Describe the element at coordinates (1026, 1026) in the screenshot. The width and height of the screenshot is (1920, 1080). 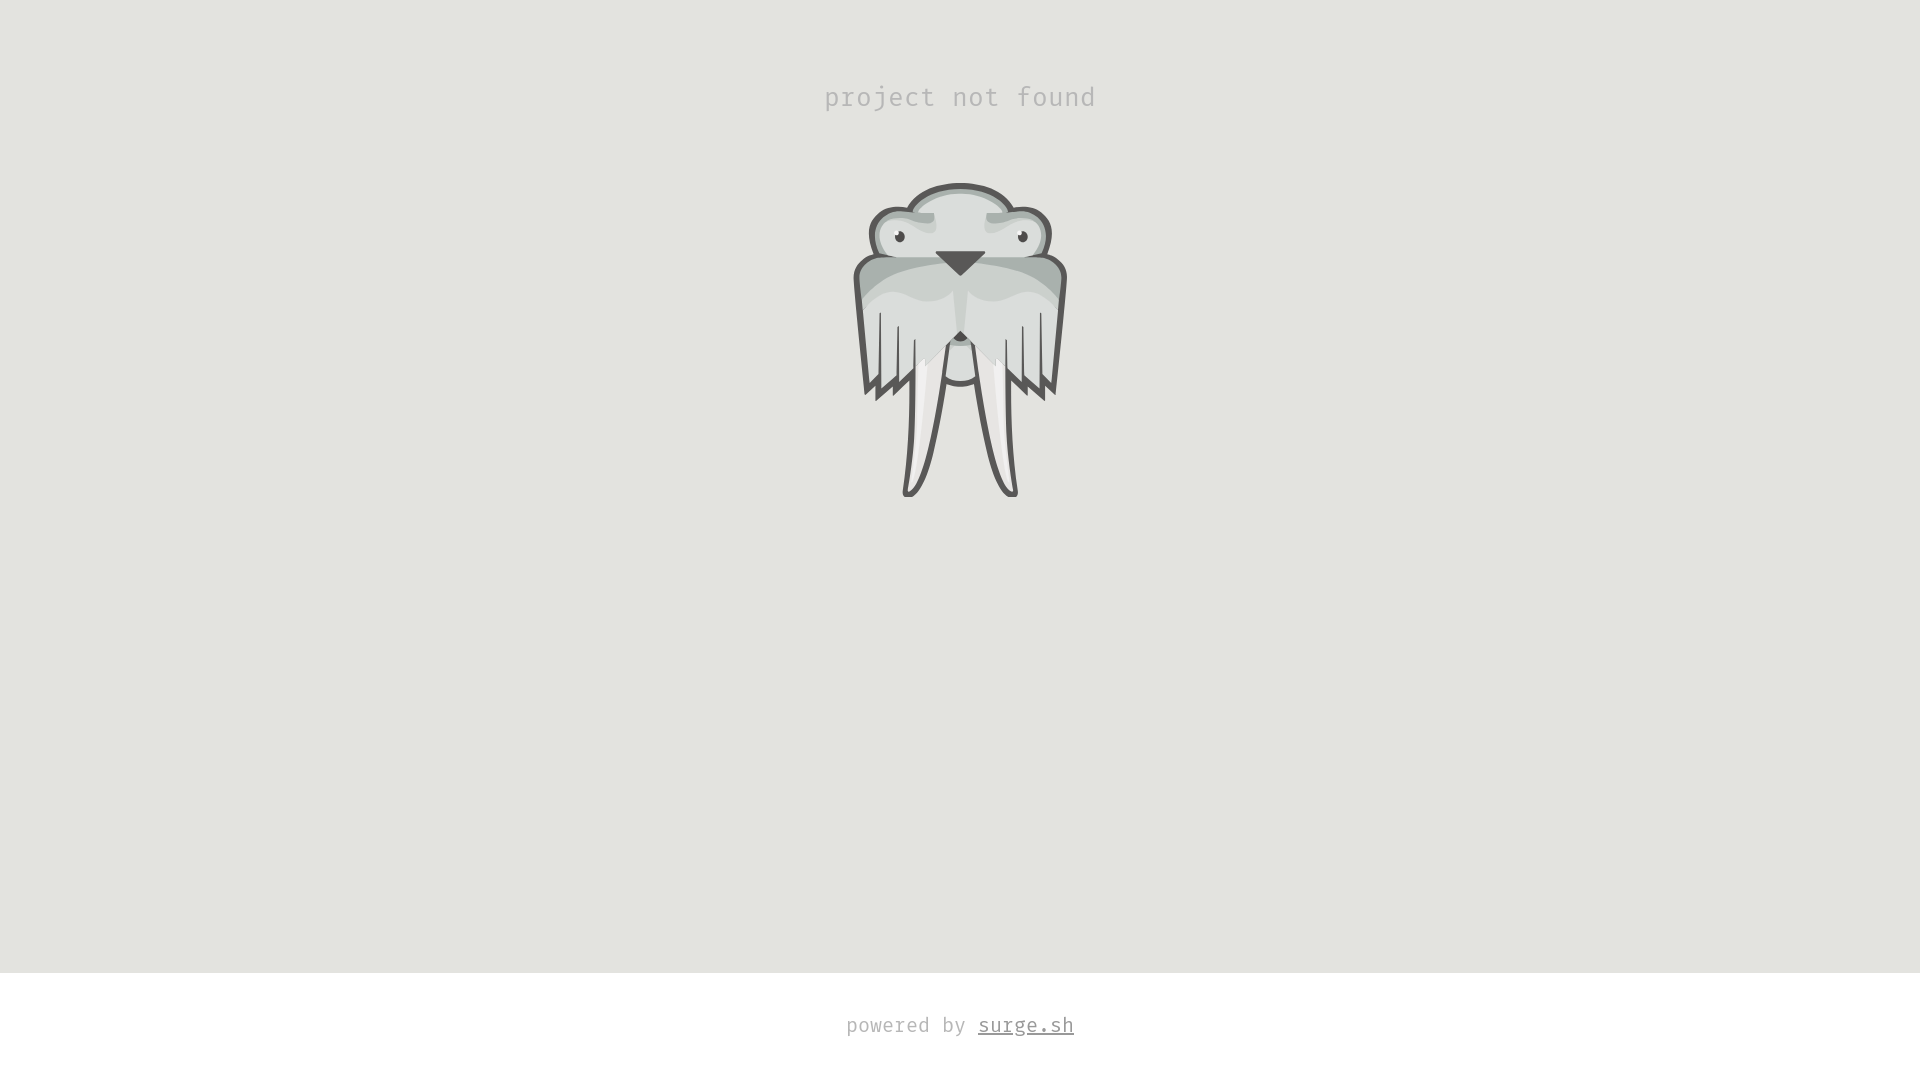
I see `'surge.sh'` at that location.